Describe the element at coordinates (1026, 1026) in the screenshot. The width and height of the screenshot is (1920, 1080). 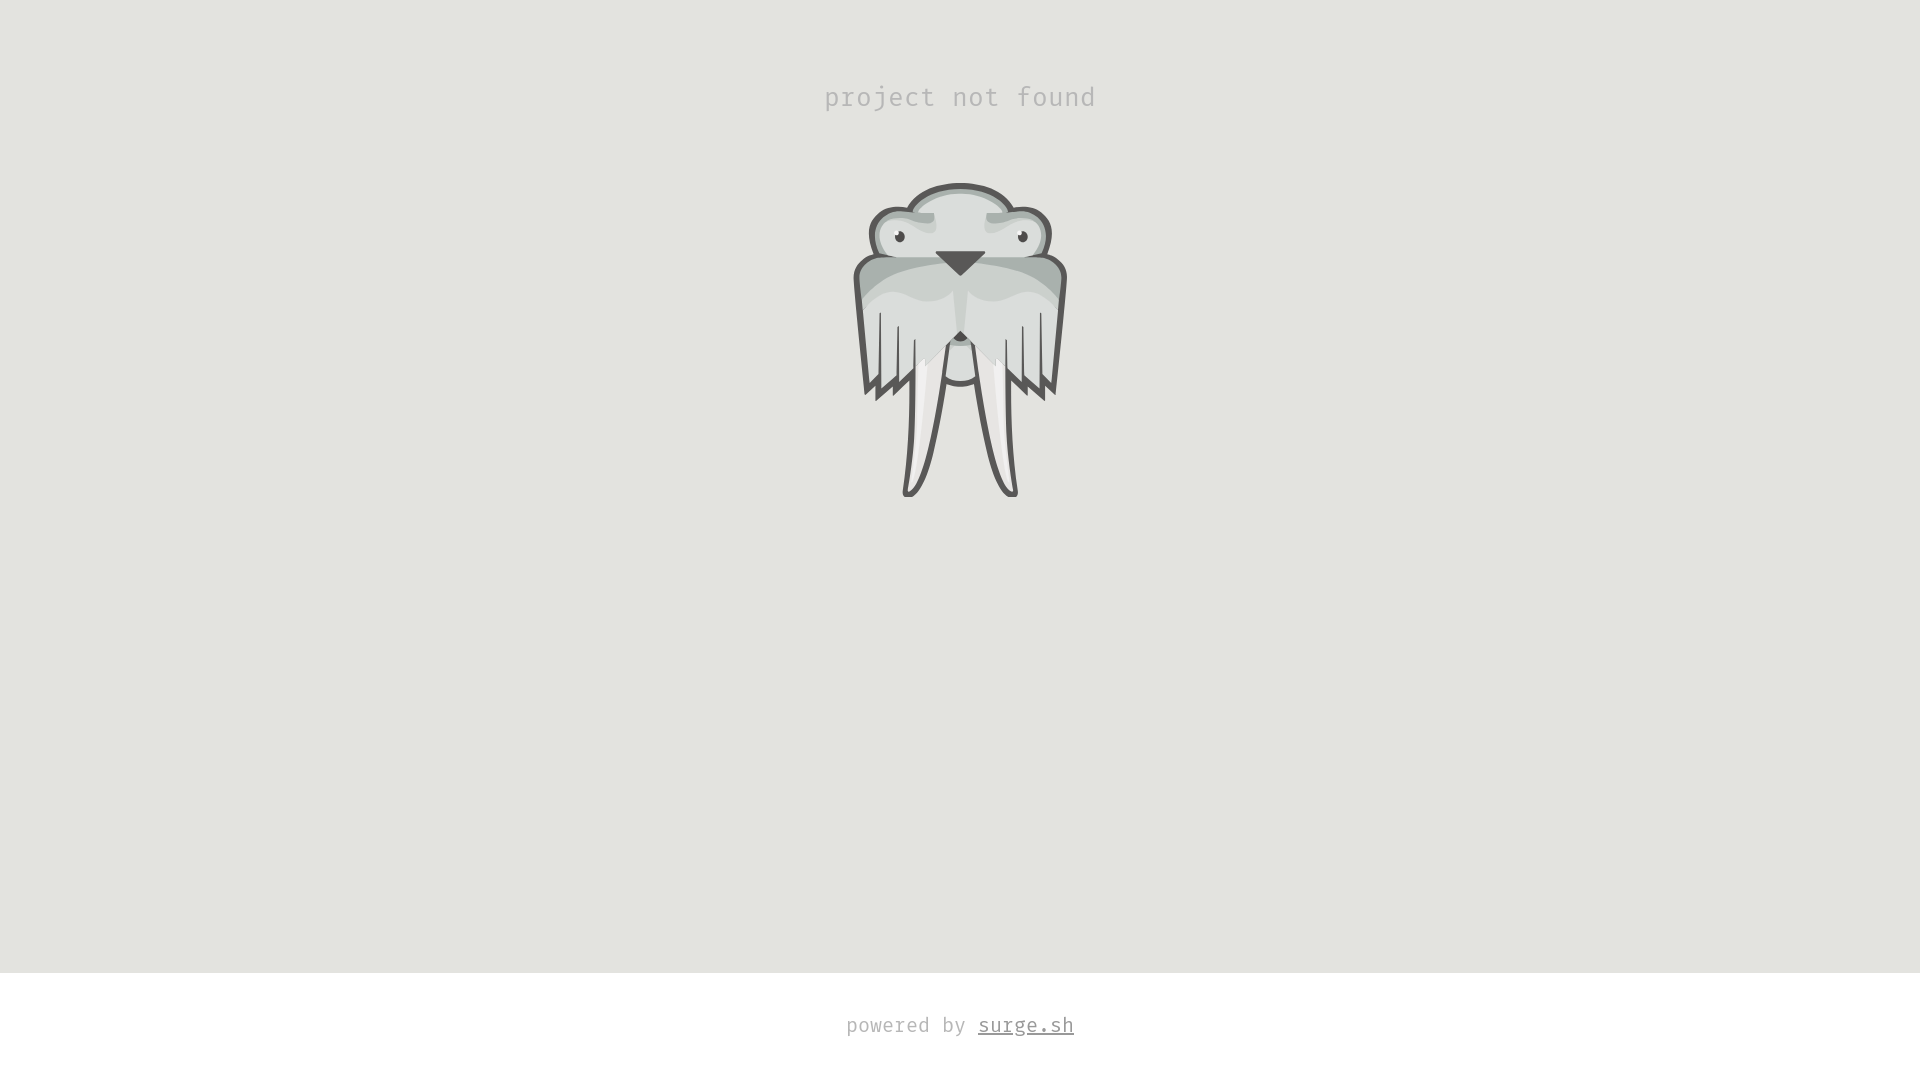
I see `'surge.sh'` at that location.